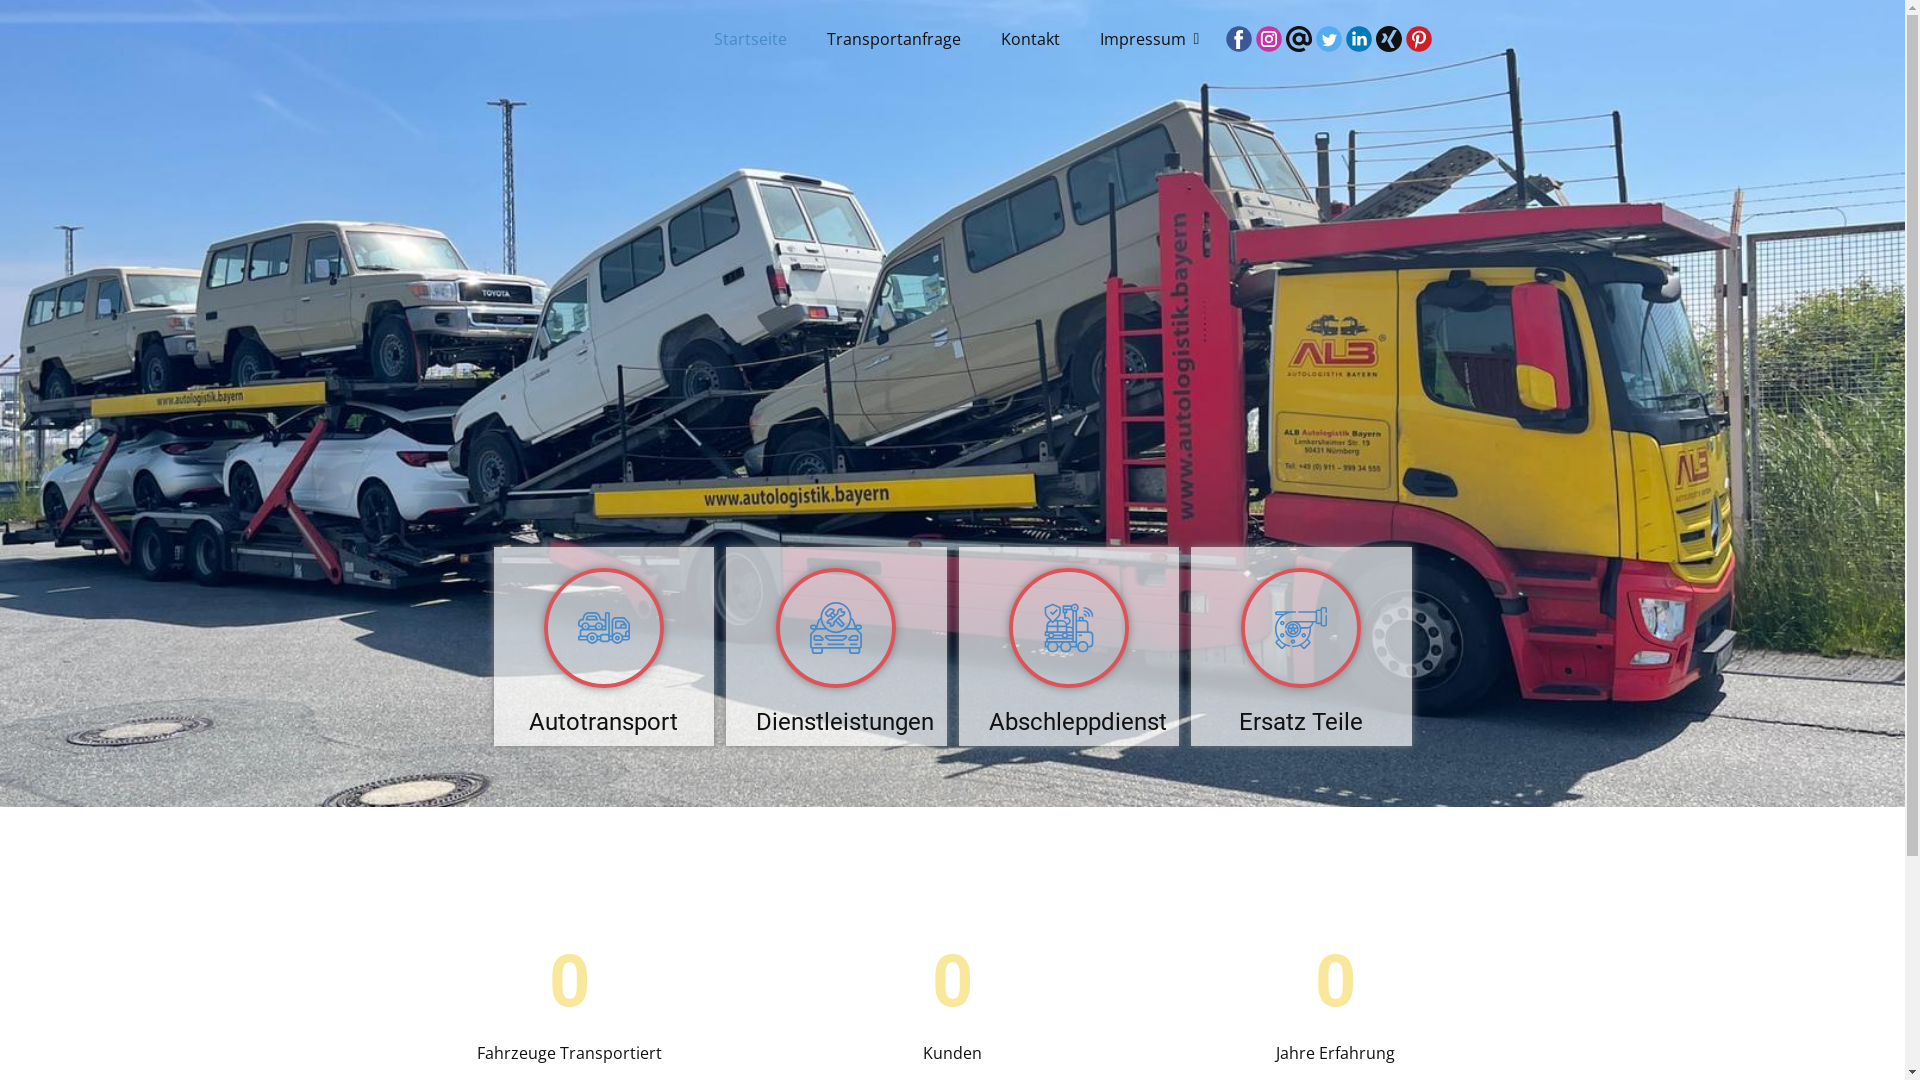 The image size is (1920, 1080). Describe the element at coordinates (1267, 38) in the screenshot. I see `'instagram'` at that location.